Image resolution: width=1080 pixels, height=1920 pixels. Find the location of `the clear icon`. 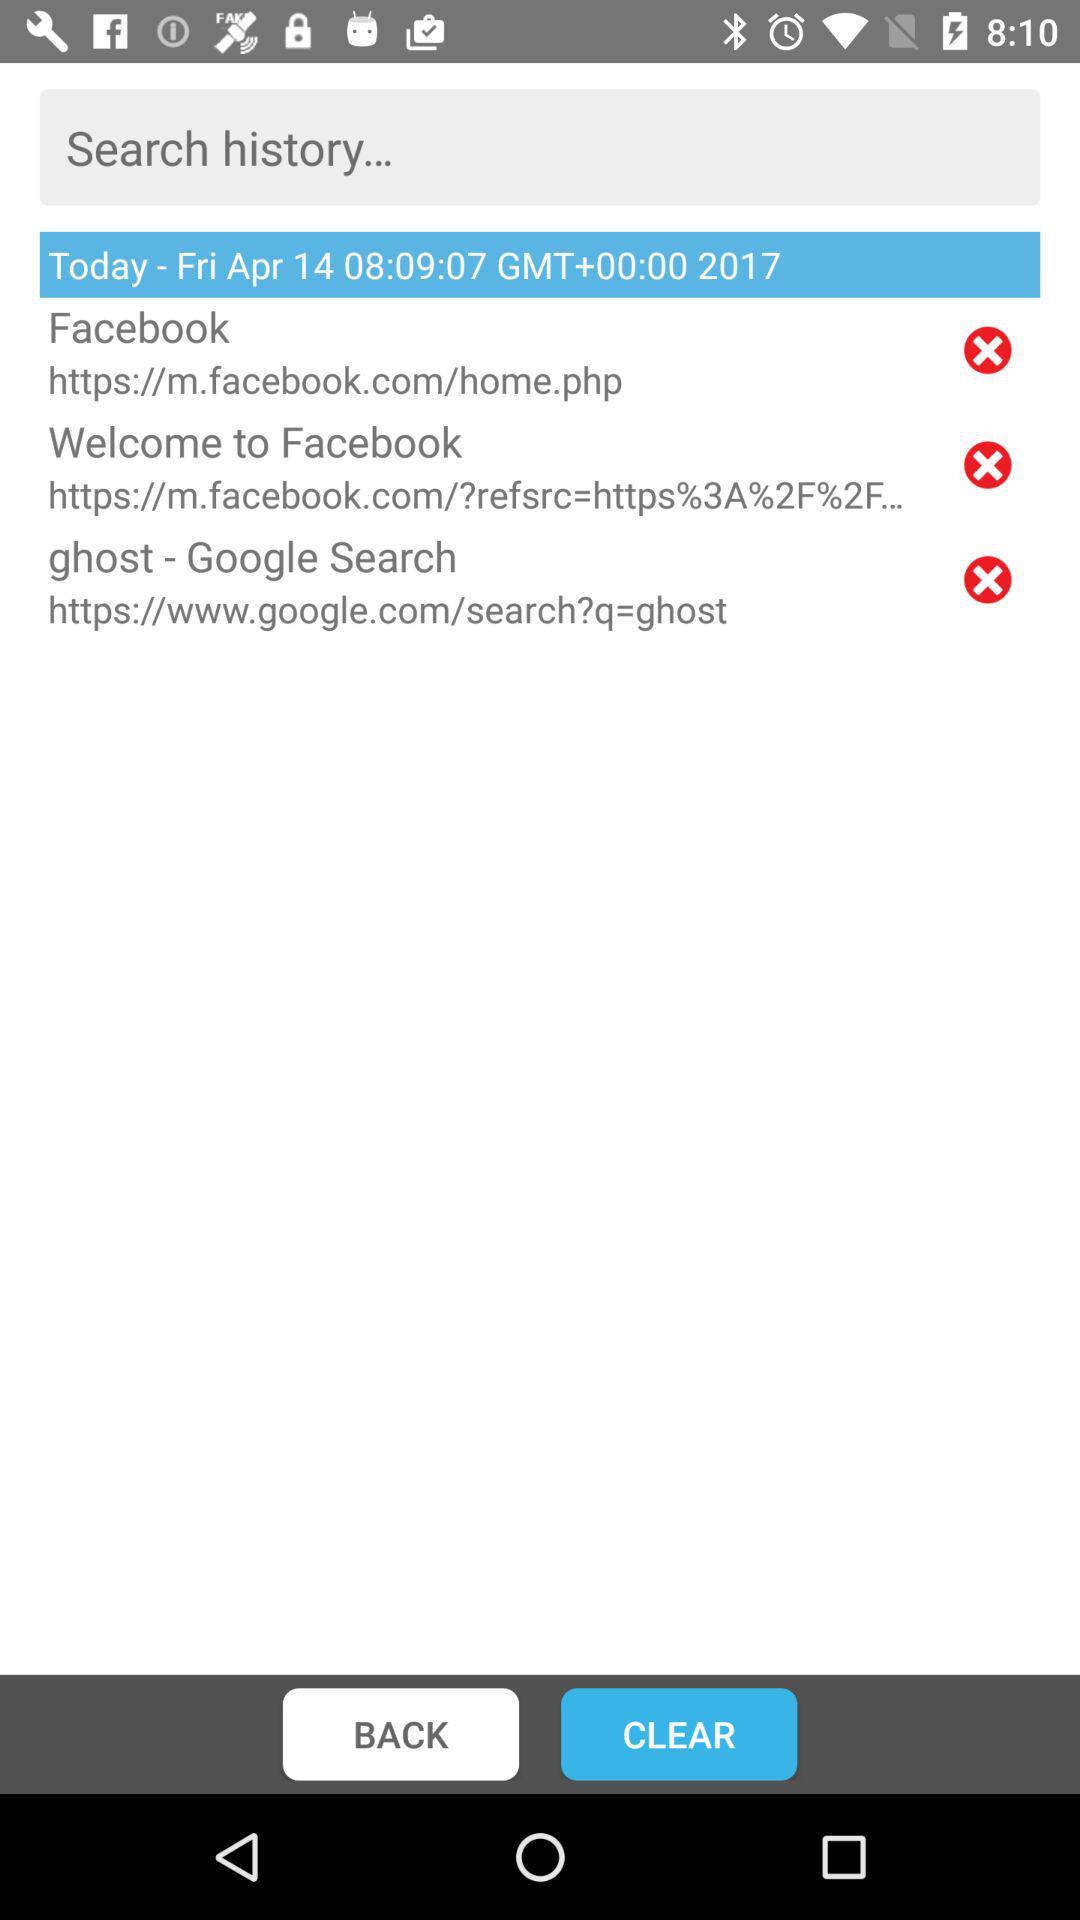

the clear icon is located at coordinates (678, 1733).